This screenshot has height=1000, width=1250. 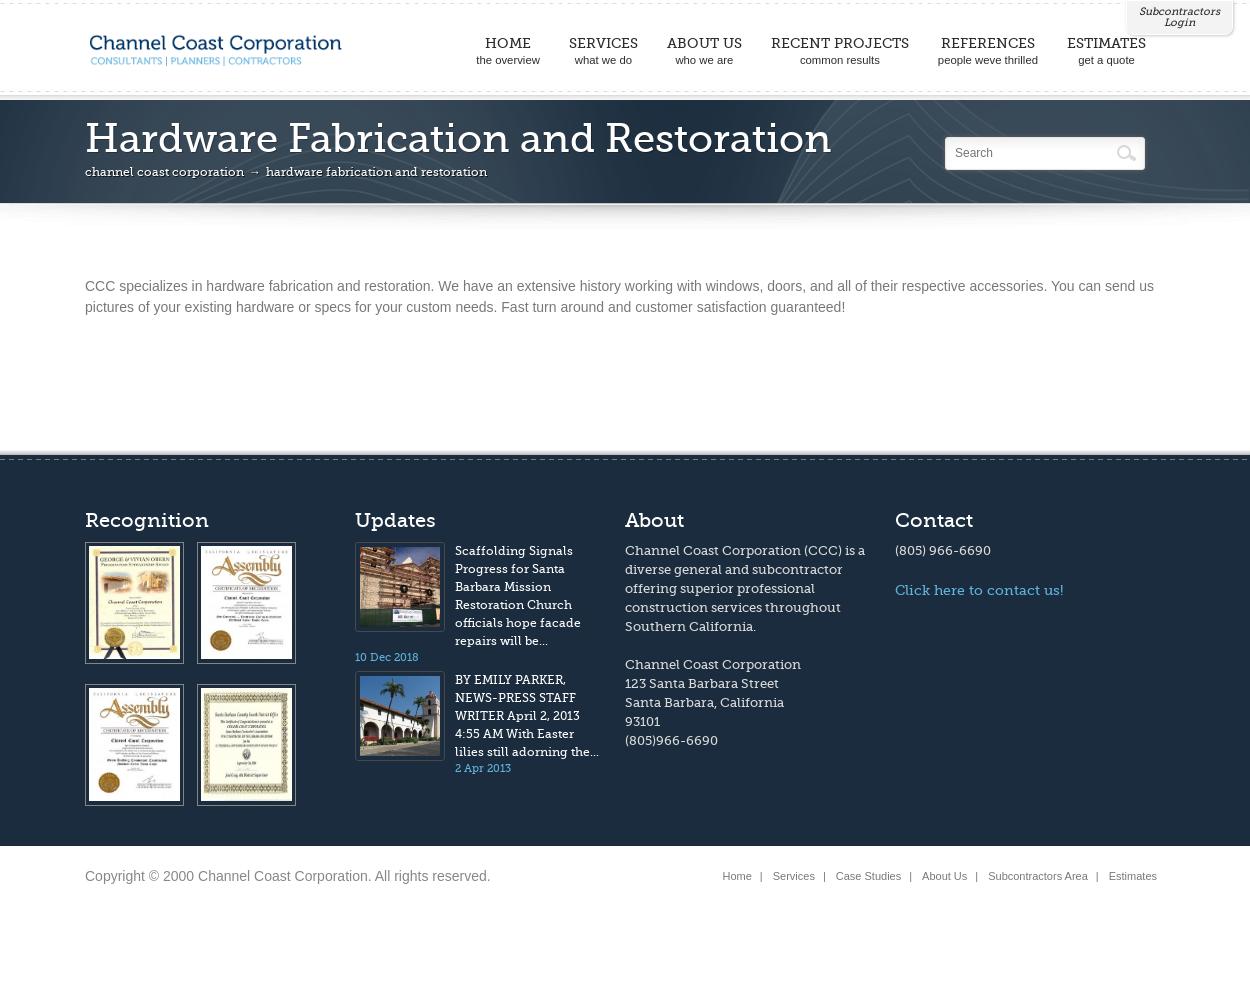 I want to click on 'CCC specializes in hardware fabrication and restoration. We have an extensive history working with windows, doors, and all of their respective accessories. You can send us pictures of your existing hardware or specs for your custom needs. Fast turn around and customer satisfaction guaranteed!', so click(x=84, y=296).